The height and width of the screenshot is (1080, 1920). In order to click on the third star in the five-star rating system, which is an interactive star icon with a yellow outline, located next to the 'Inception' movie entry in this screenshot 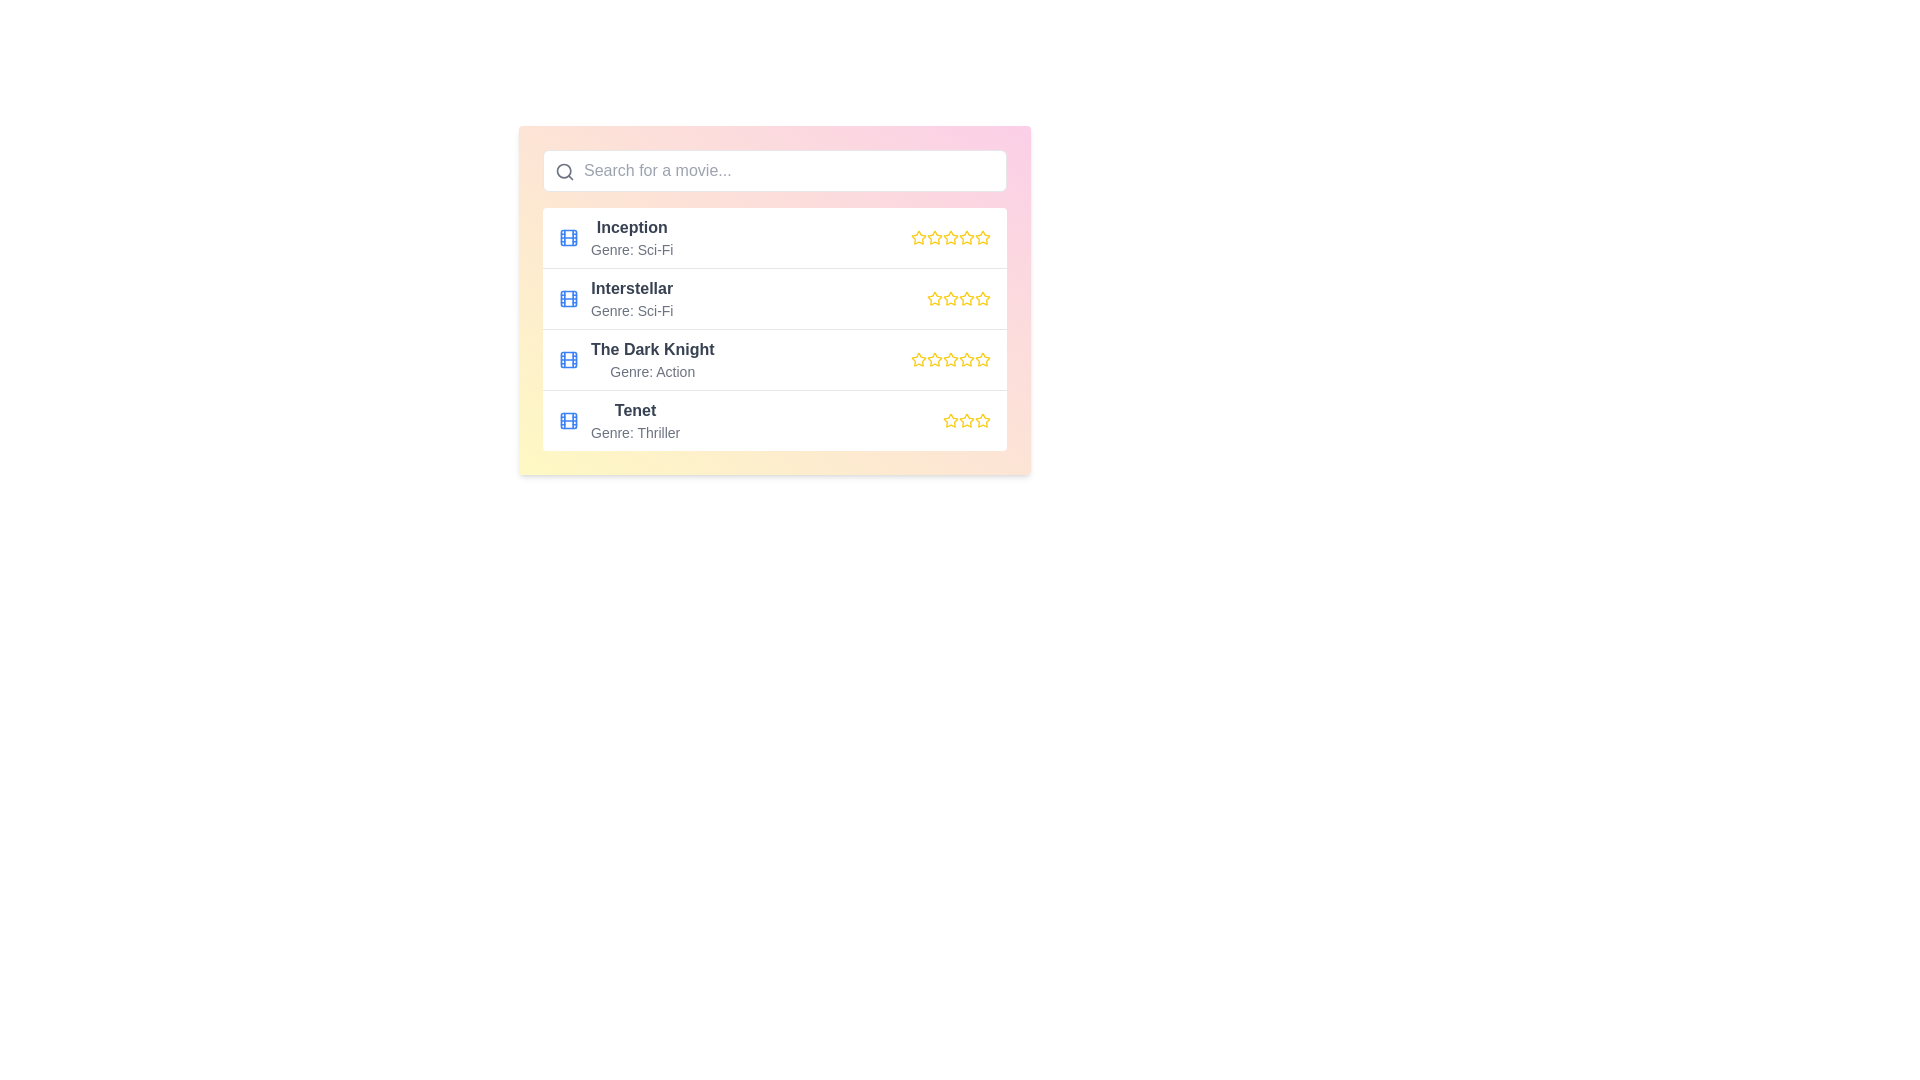, I will do `click(934, 237)`.